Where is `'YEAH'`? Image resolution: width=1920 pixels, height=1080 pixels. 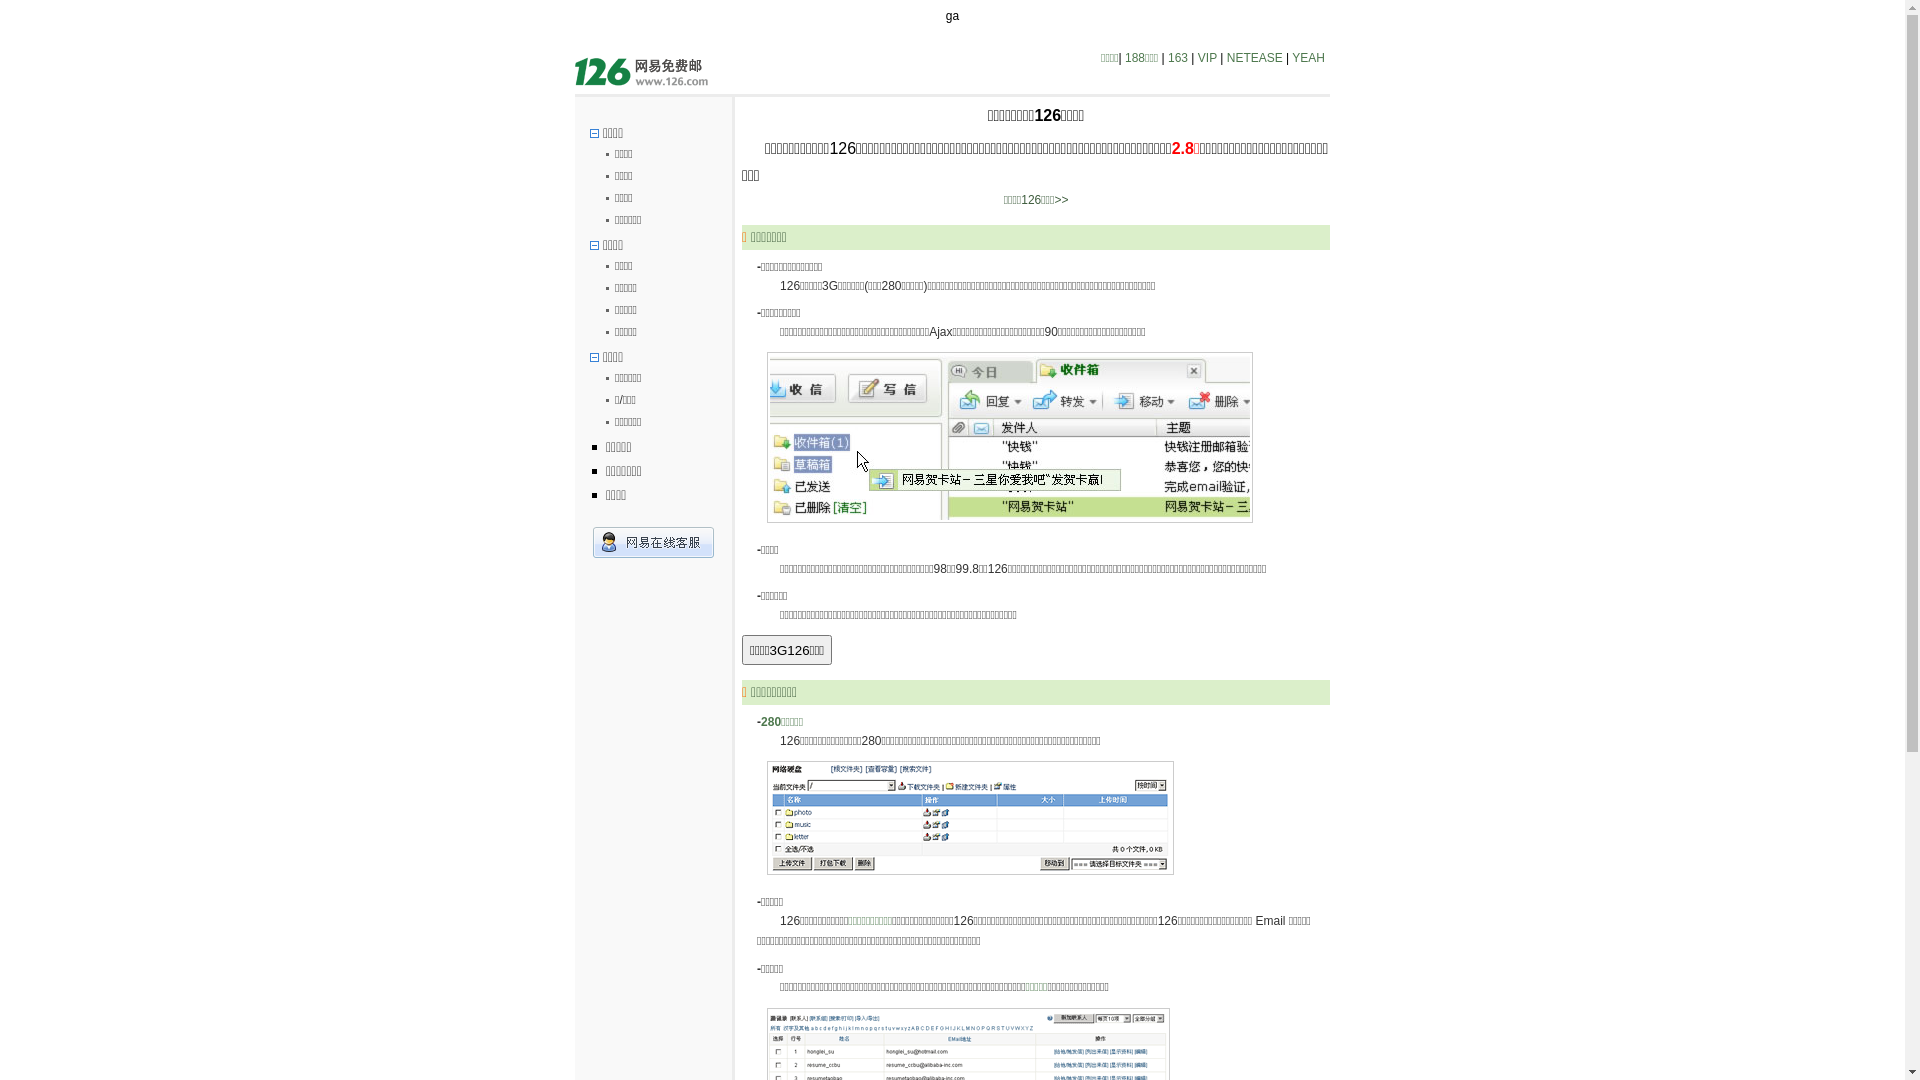
'YEAH' is located at coordinates (1308, 56).